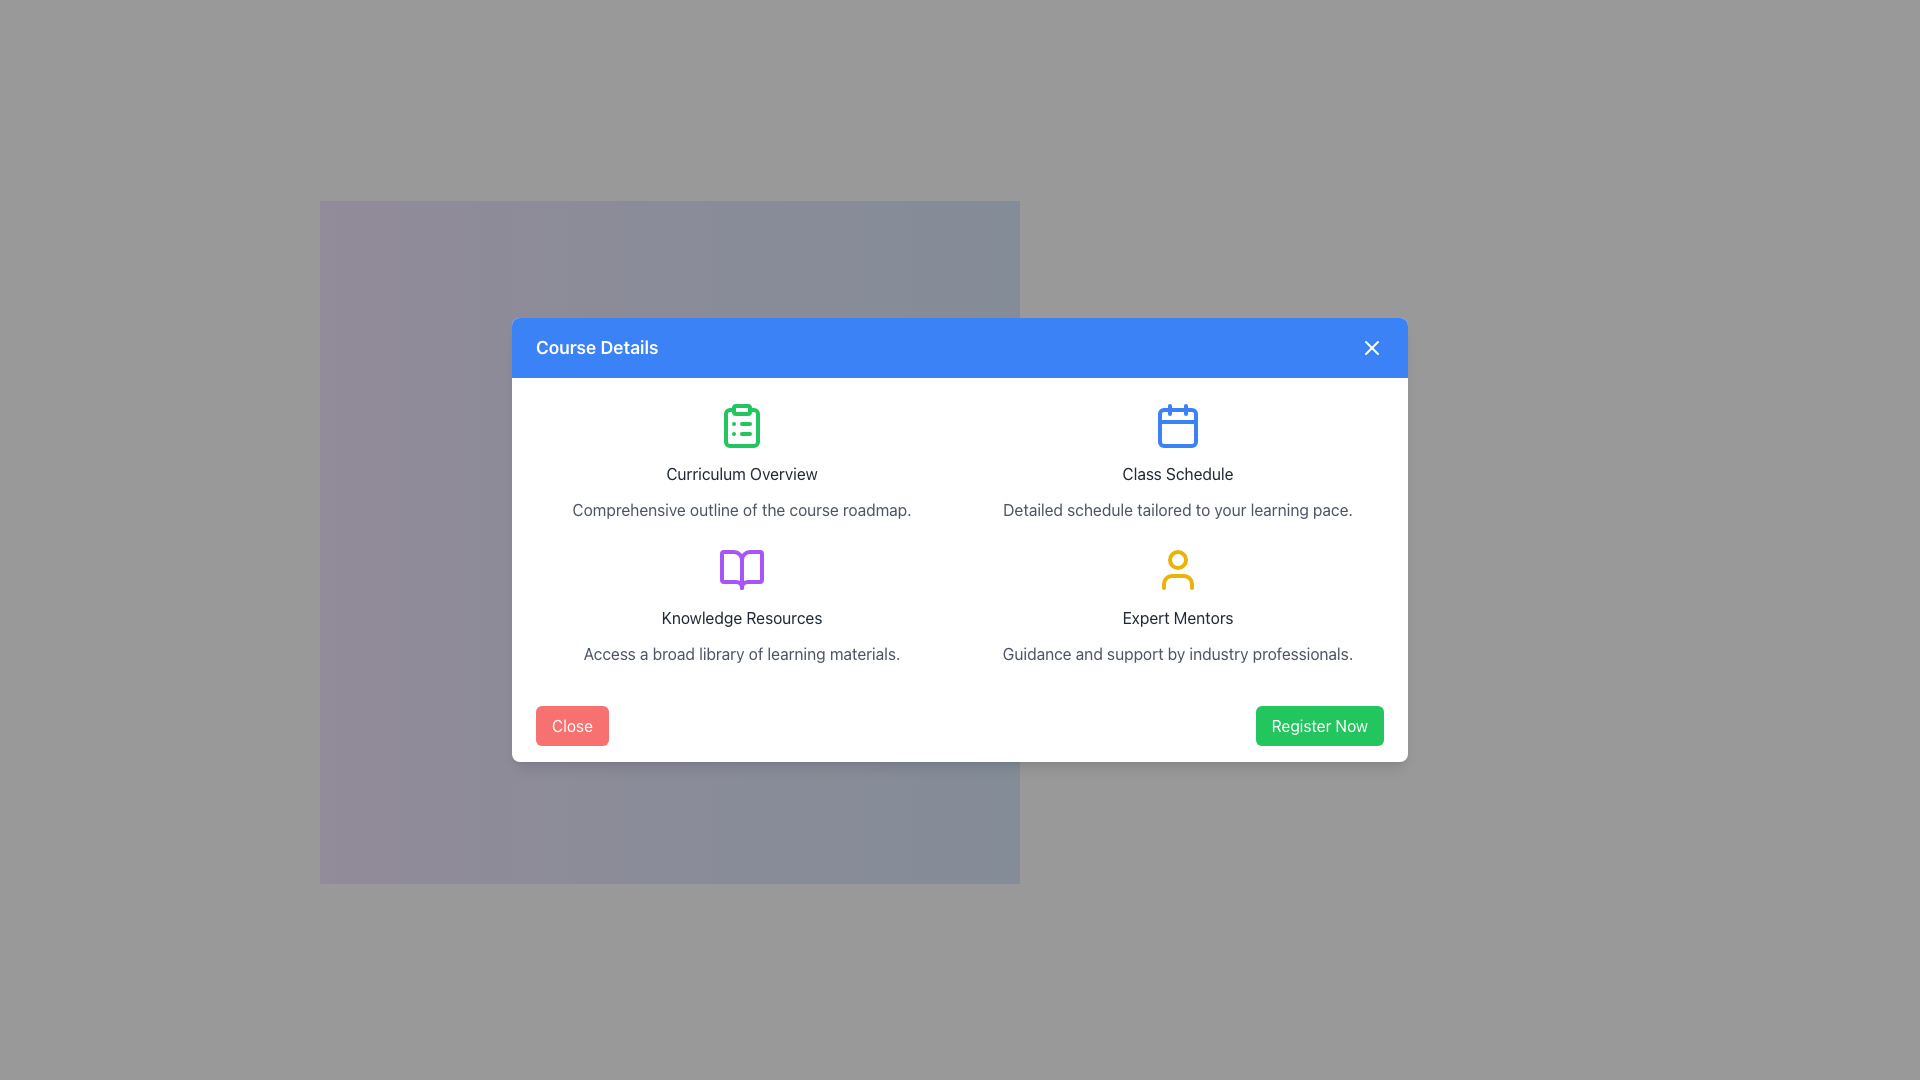  I want to click on the Decorative Icon, which is a user icon with a yellow outline located at the top center of the 'Expert Mentors' section, so click(1177, 570).